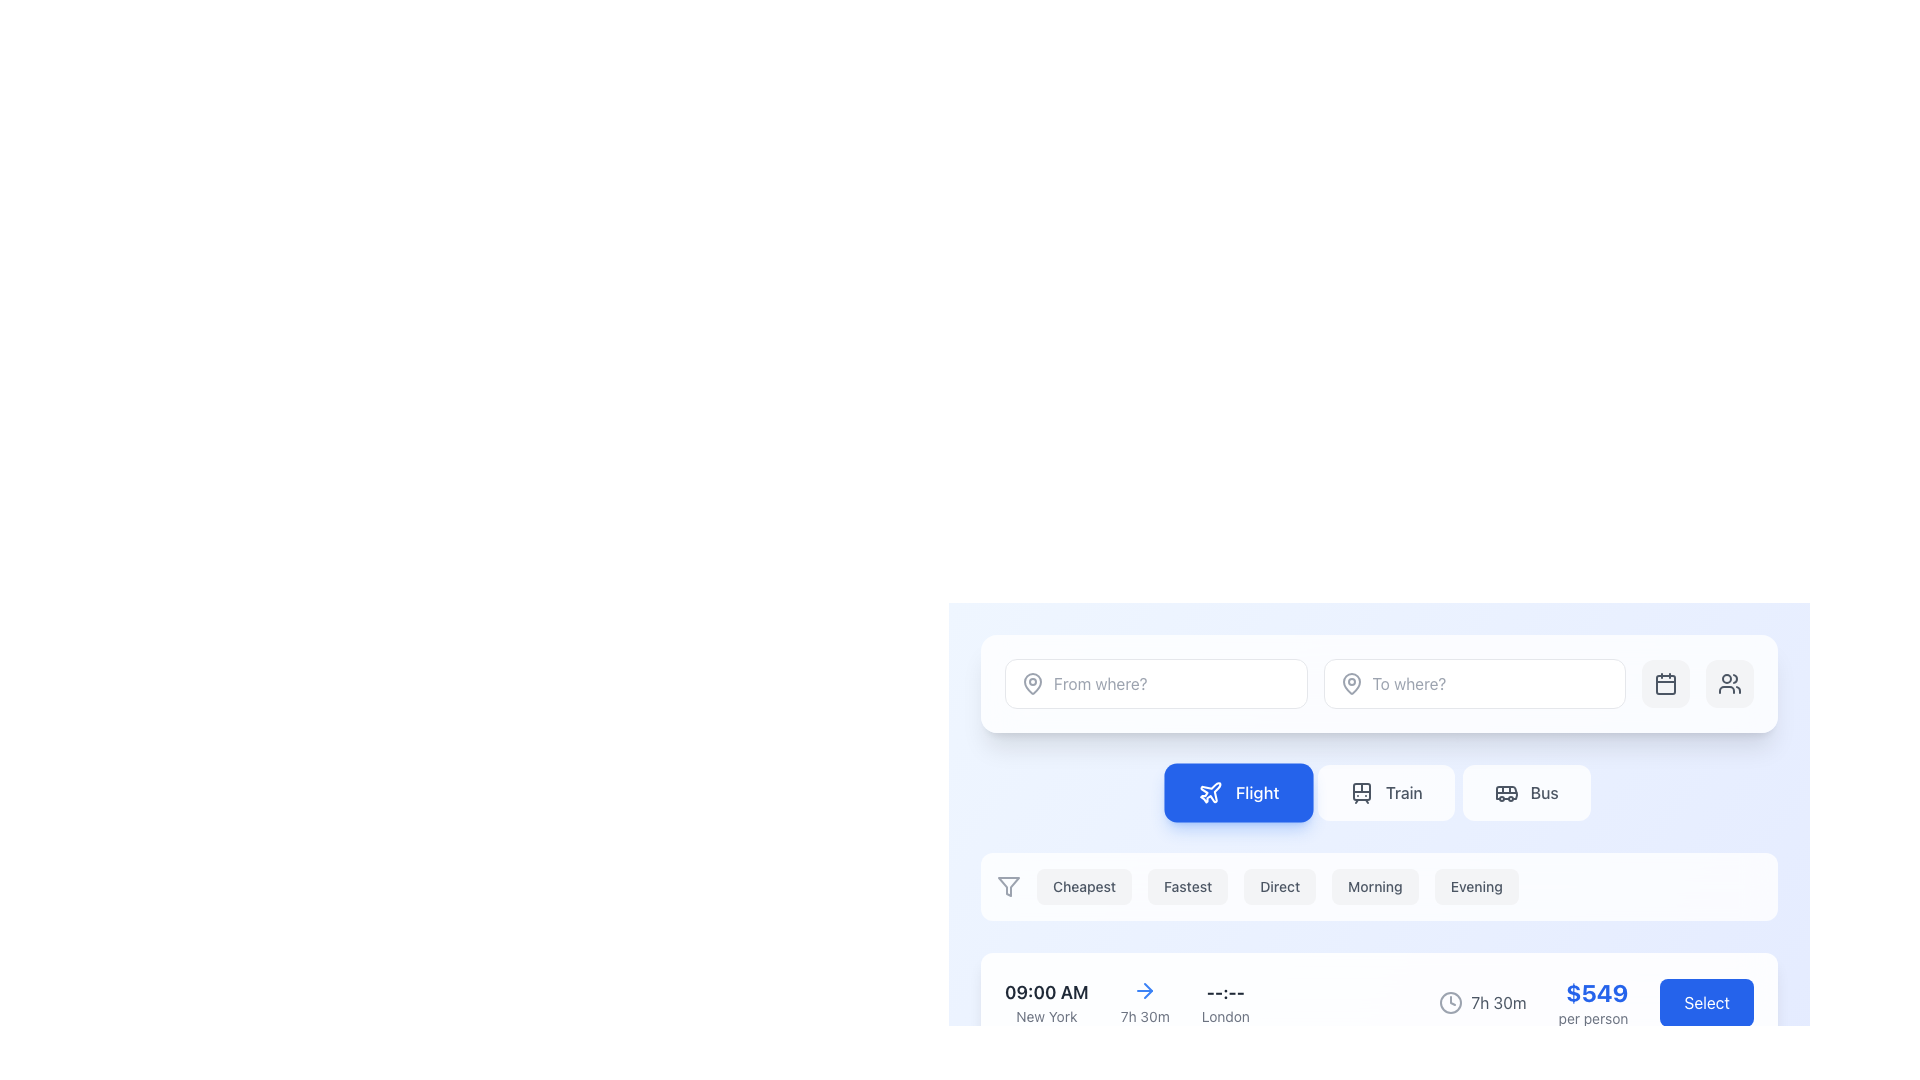  I want to click on flight duration and pricing information displayed in the Composite component located at the lower right side of the user interface, which includes the text '7h 30m', a clock icon, and '$549 per person' in bold blue text, along with a 'Select' button, so click(1595, 1002).